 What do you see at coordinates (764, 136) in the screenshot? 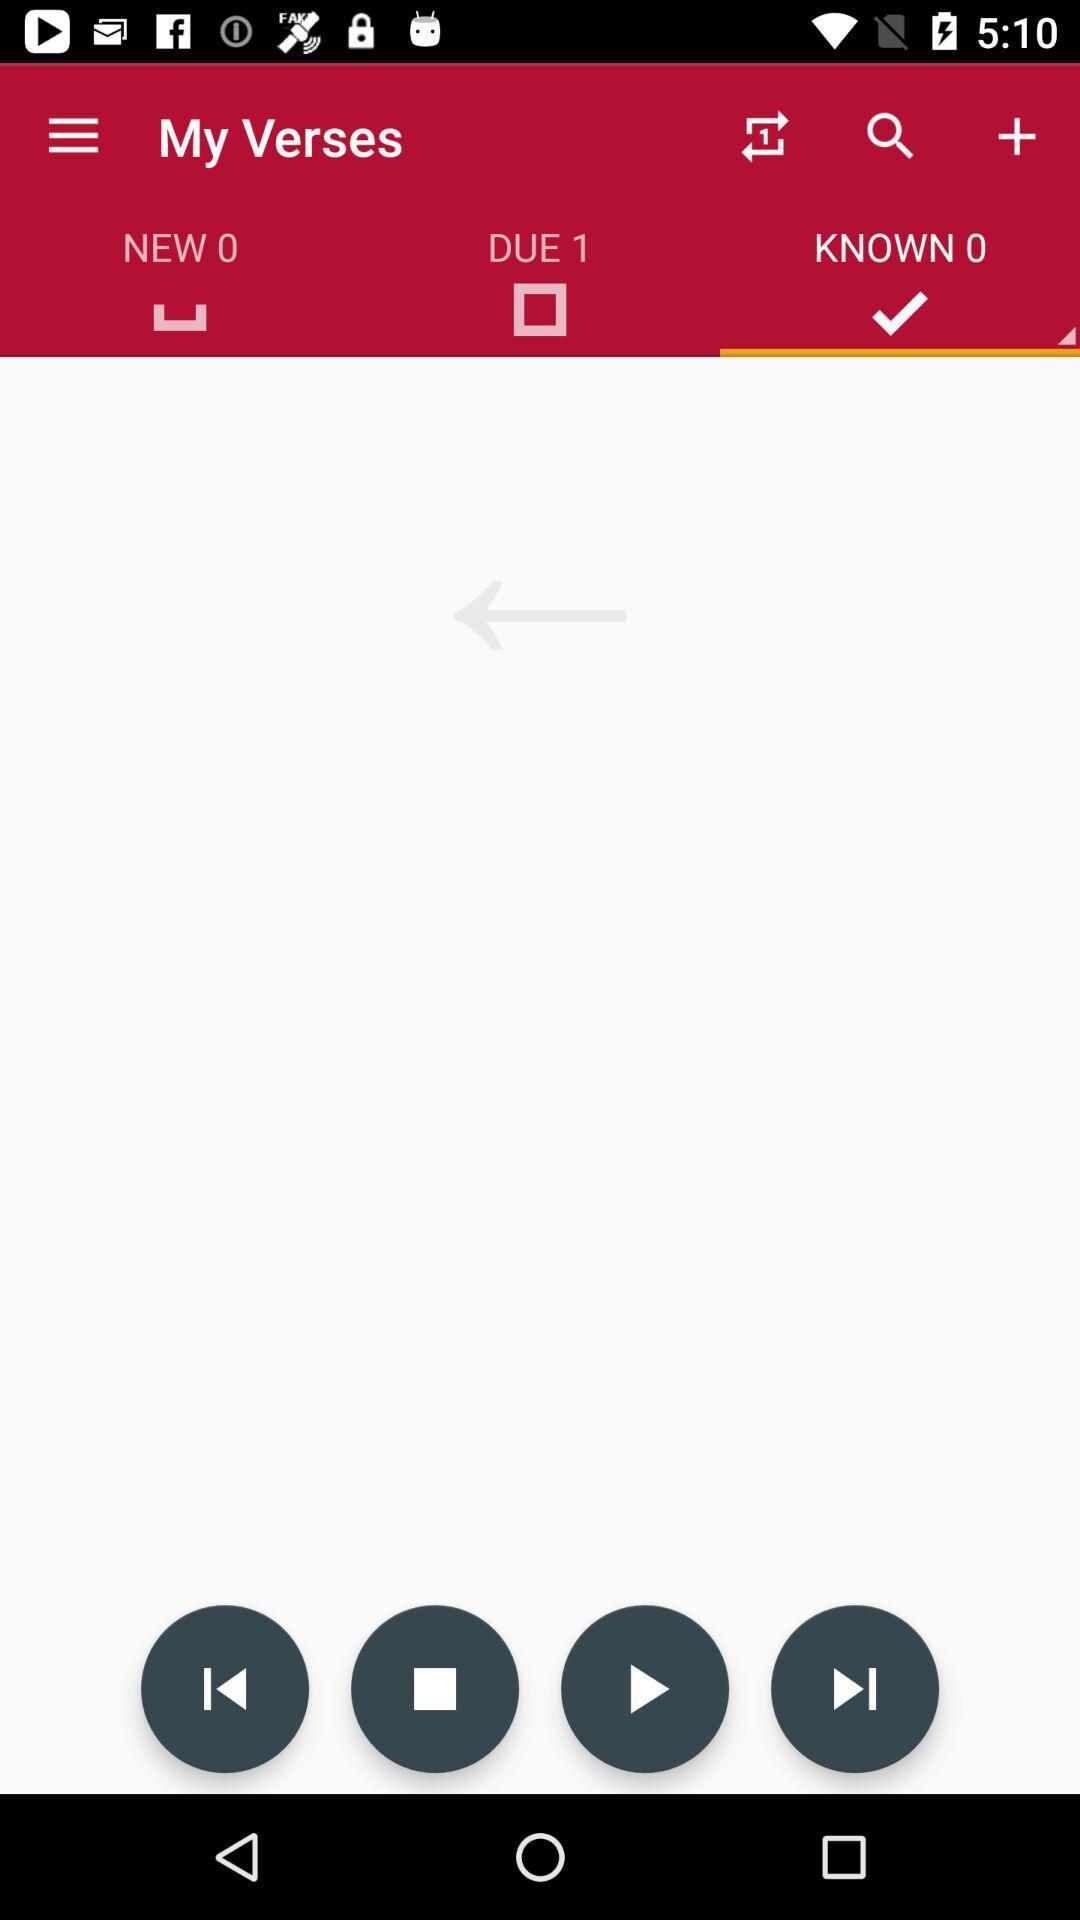
I see `the first icon on the top` at bounding box center [764, 136].